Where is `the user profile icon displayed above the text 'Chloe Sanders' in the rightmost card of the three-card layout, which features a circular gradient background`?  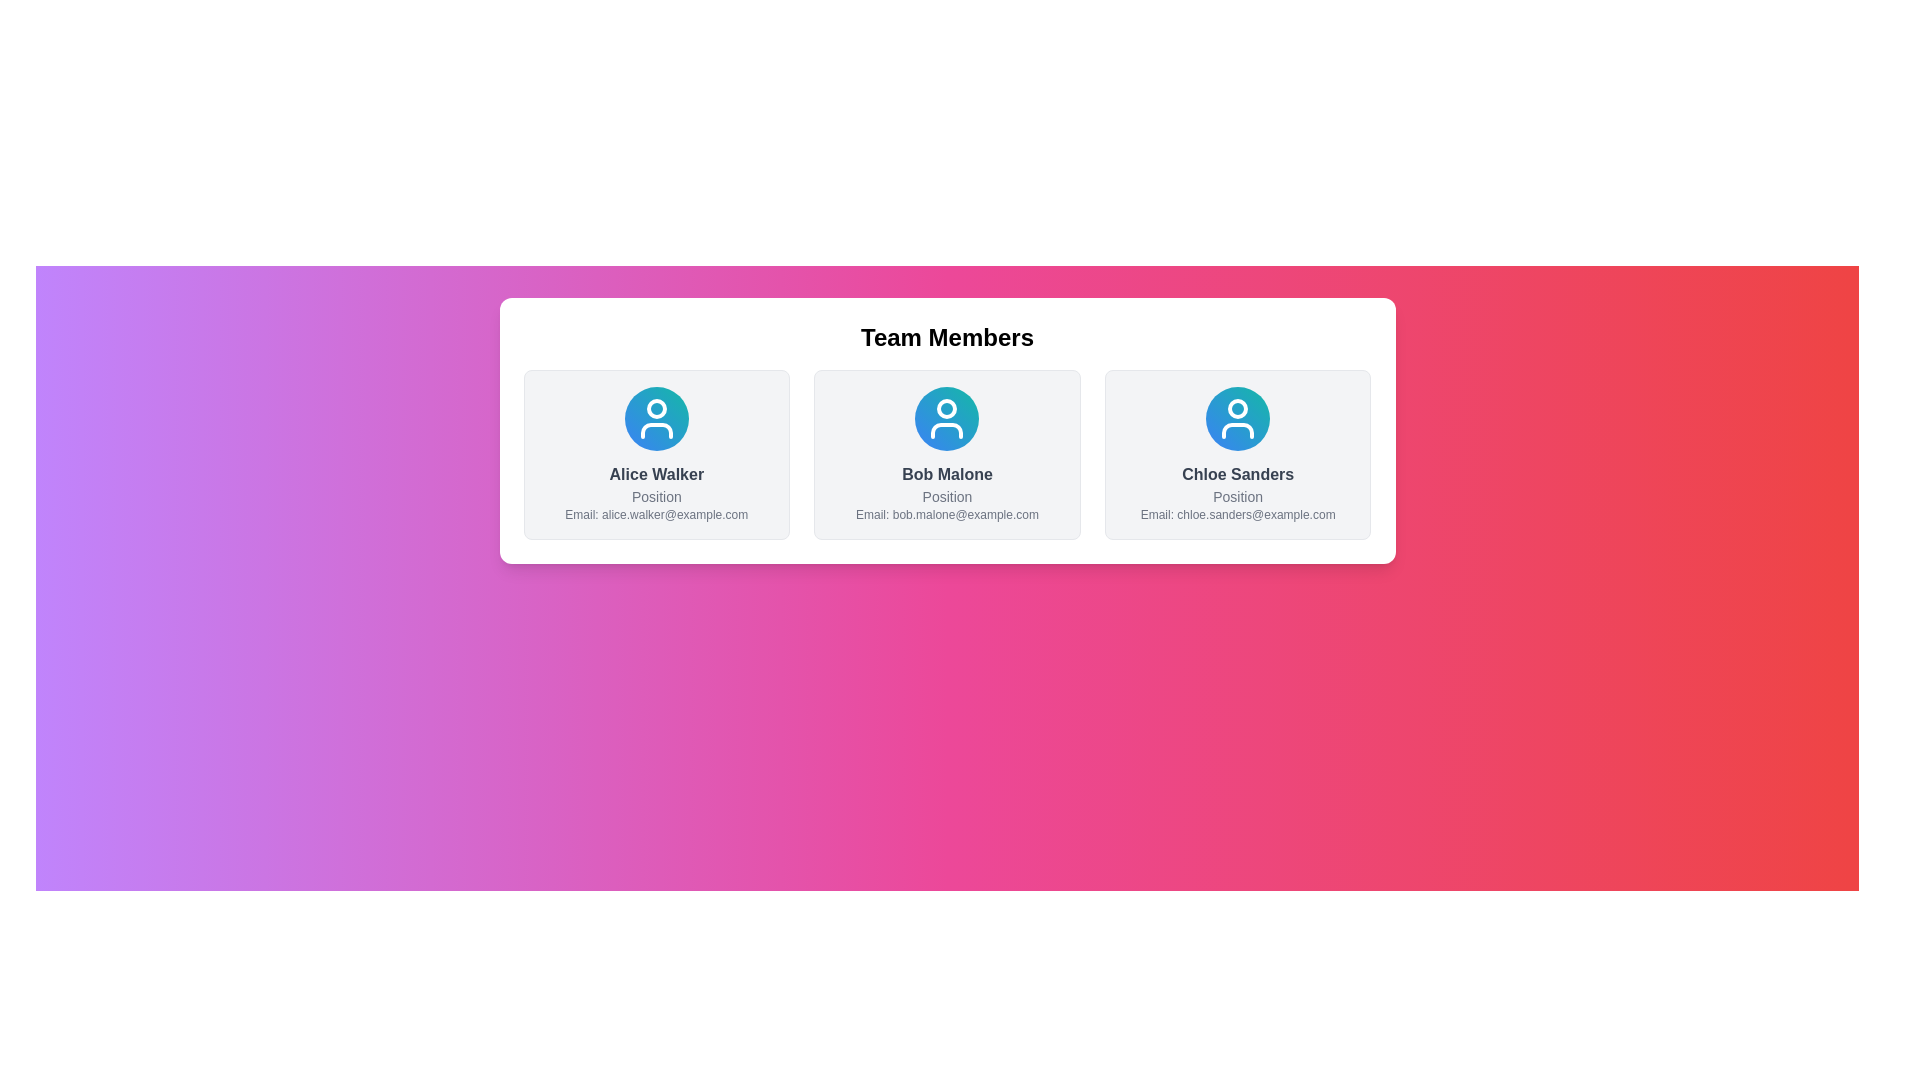
the user profile icon displayed above the text 'Chloe Sanders' in the rightmost card of the three-card layout, which features a circular gradient background is located at coordinates (1237, 418).